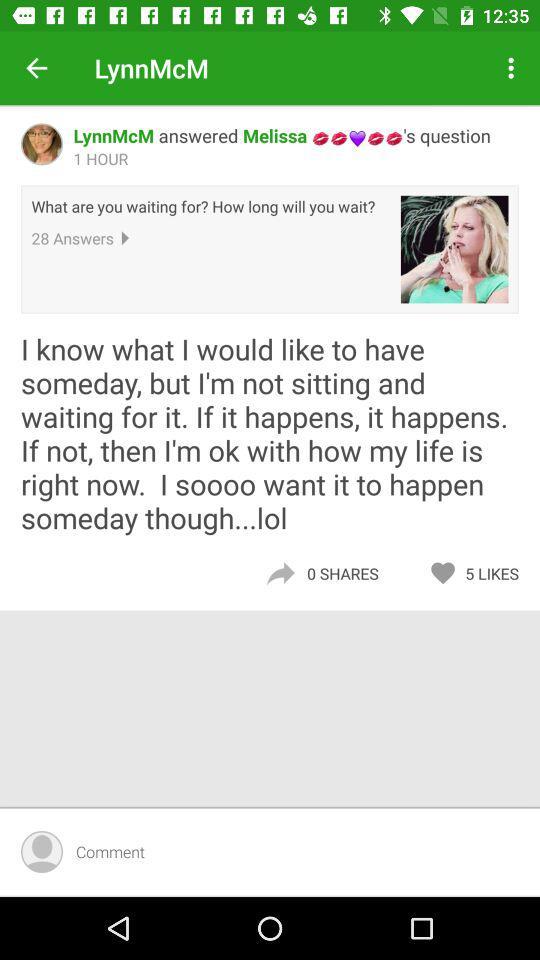 The height and width of the screenshot is (960, 540). Describe the element at coordinates (454, 248) in the screenshot. I see `icon to the right of what are you` at that location.